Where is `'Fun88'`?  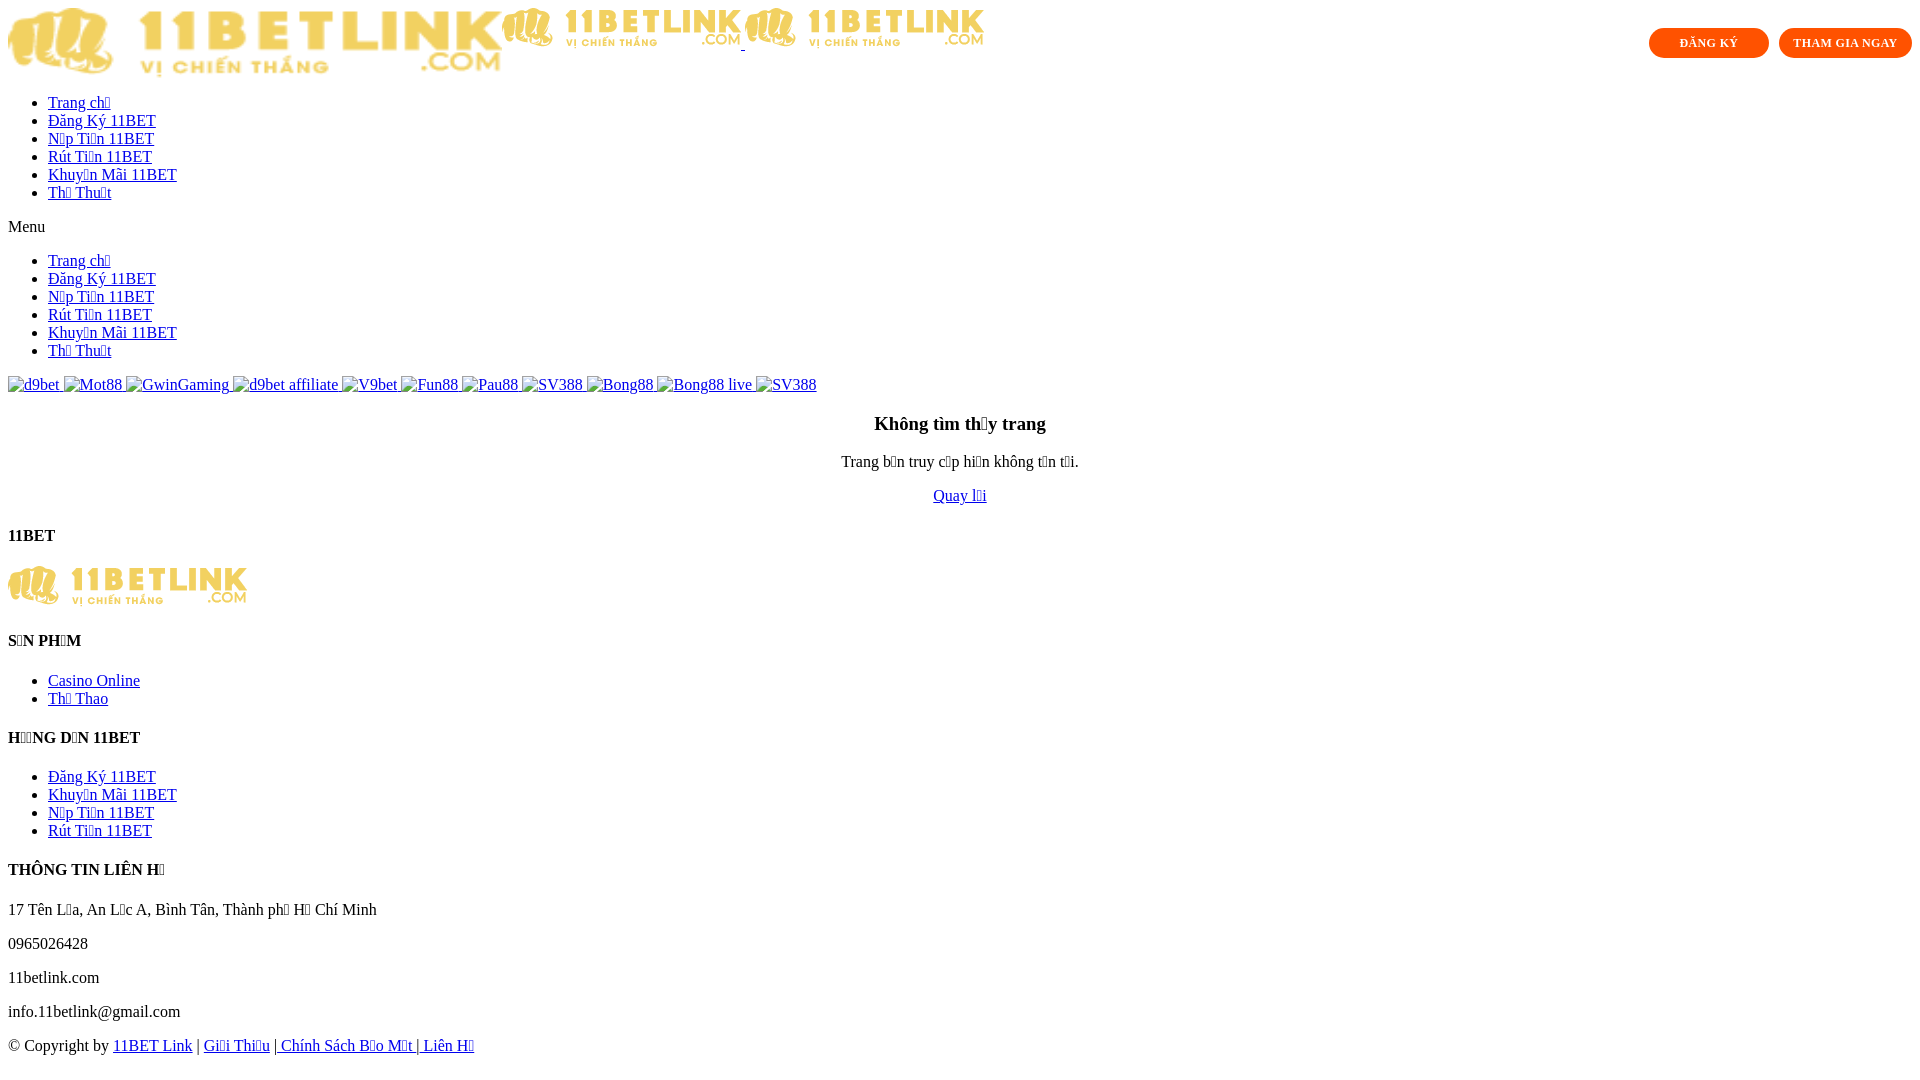
'Fun88' is located at coordinates (430, 384).